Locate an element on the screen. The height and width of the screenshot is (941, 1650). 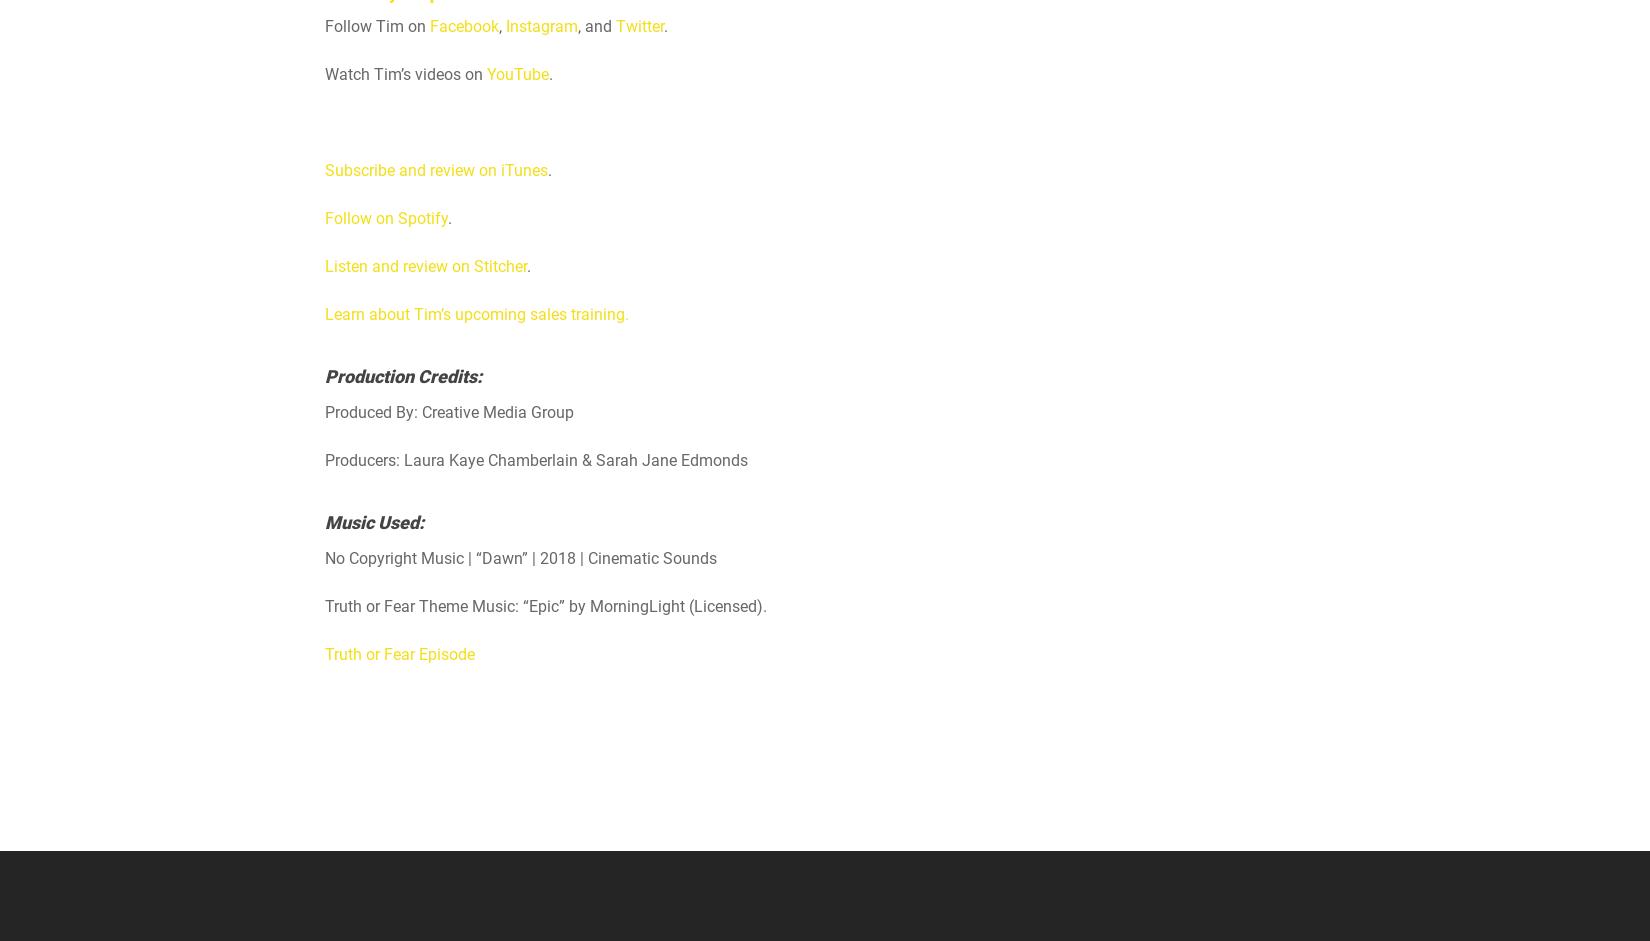
'Produced By: Creative Media Group' is located at coordinates (448, 411).